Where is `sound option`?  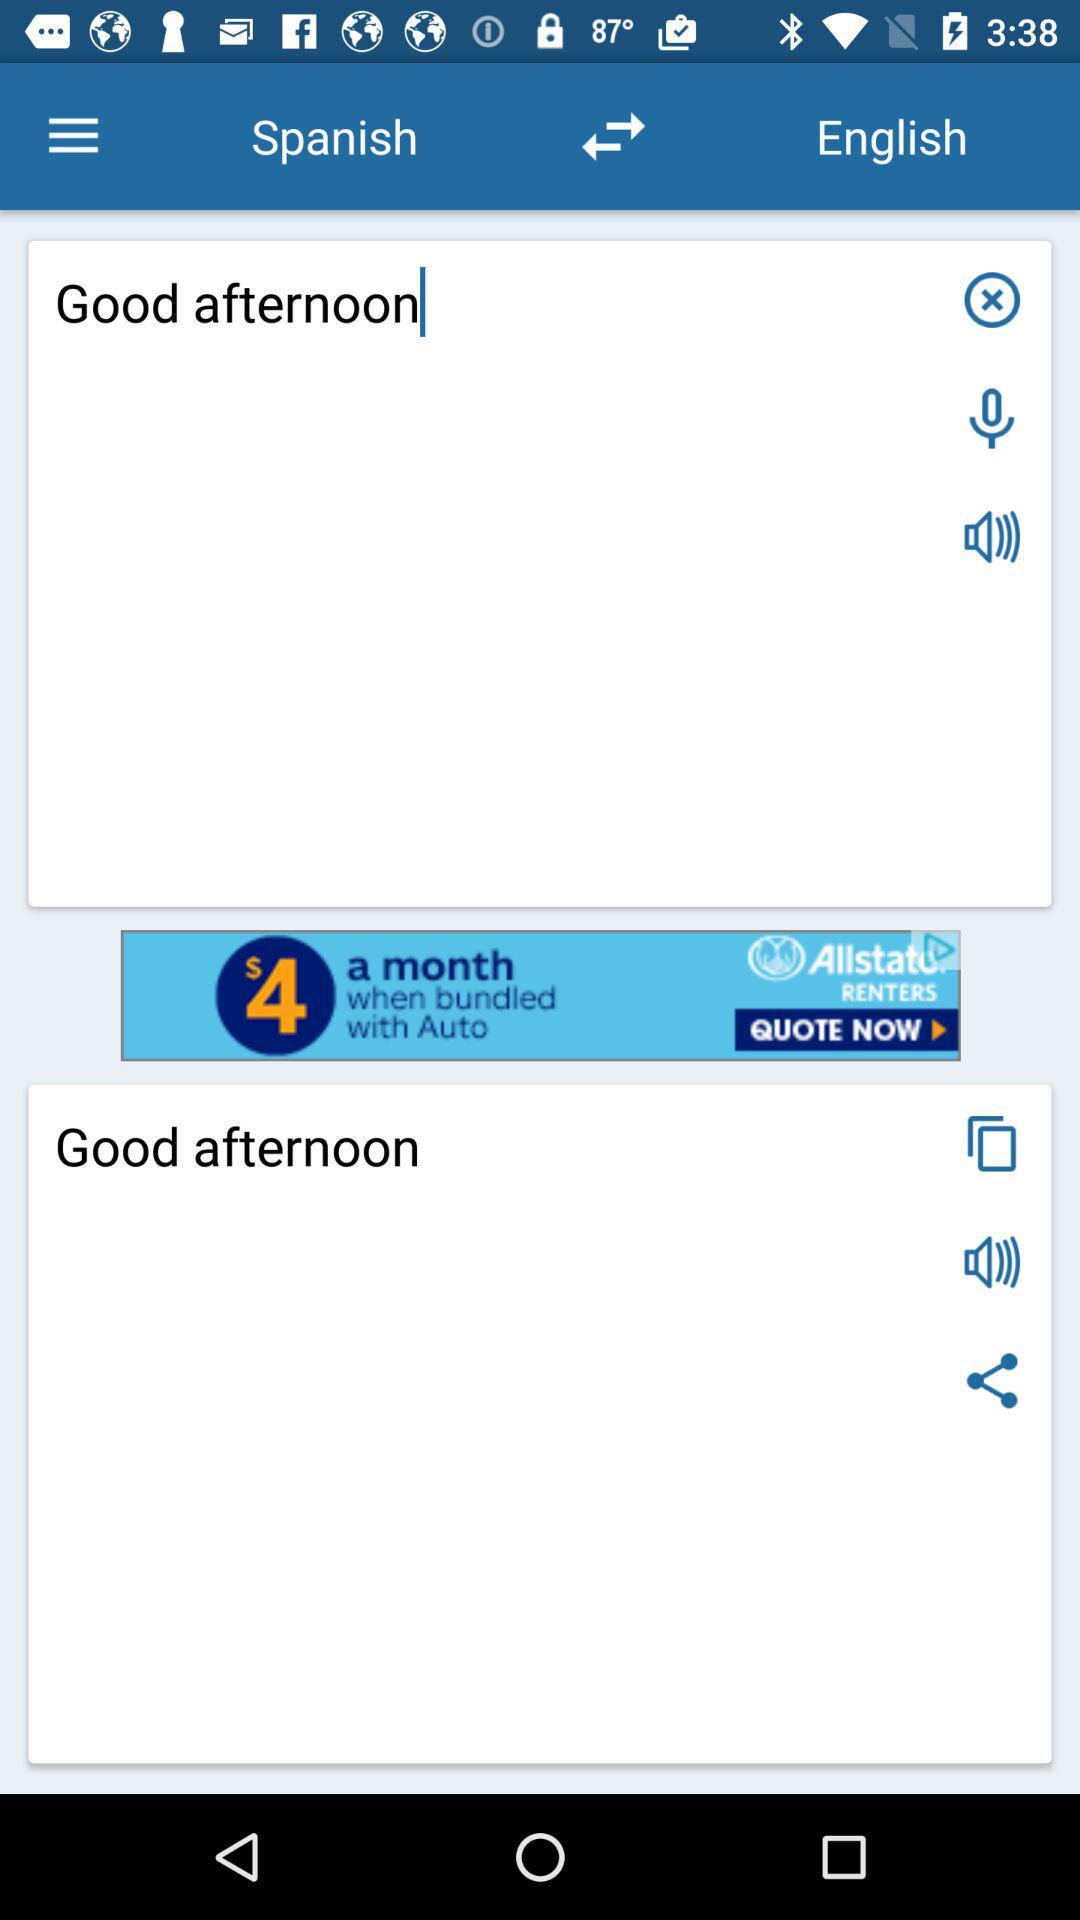
sound option is located at coordinates (992, 1261).